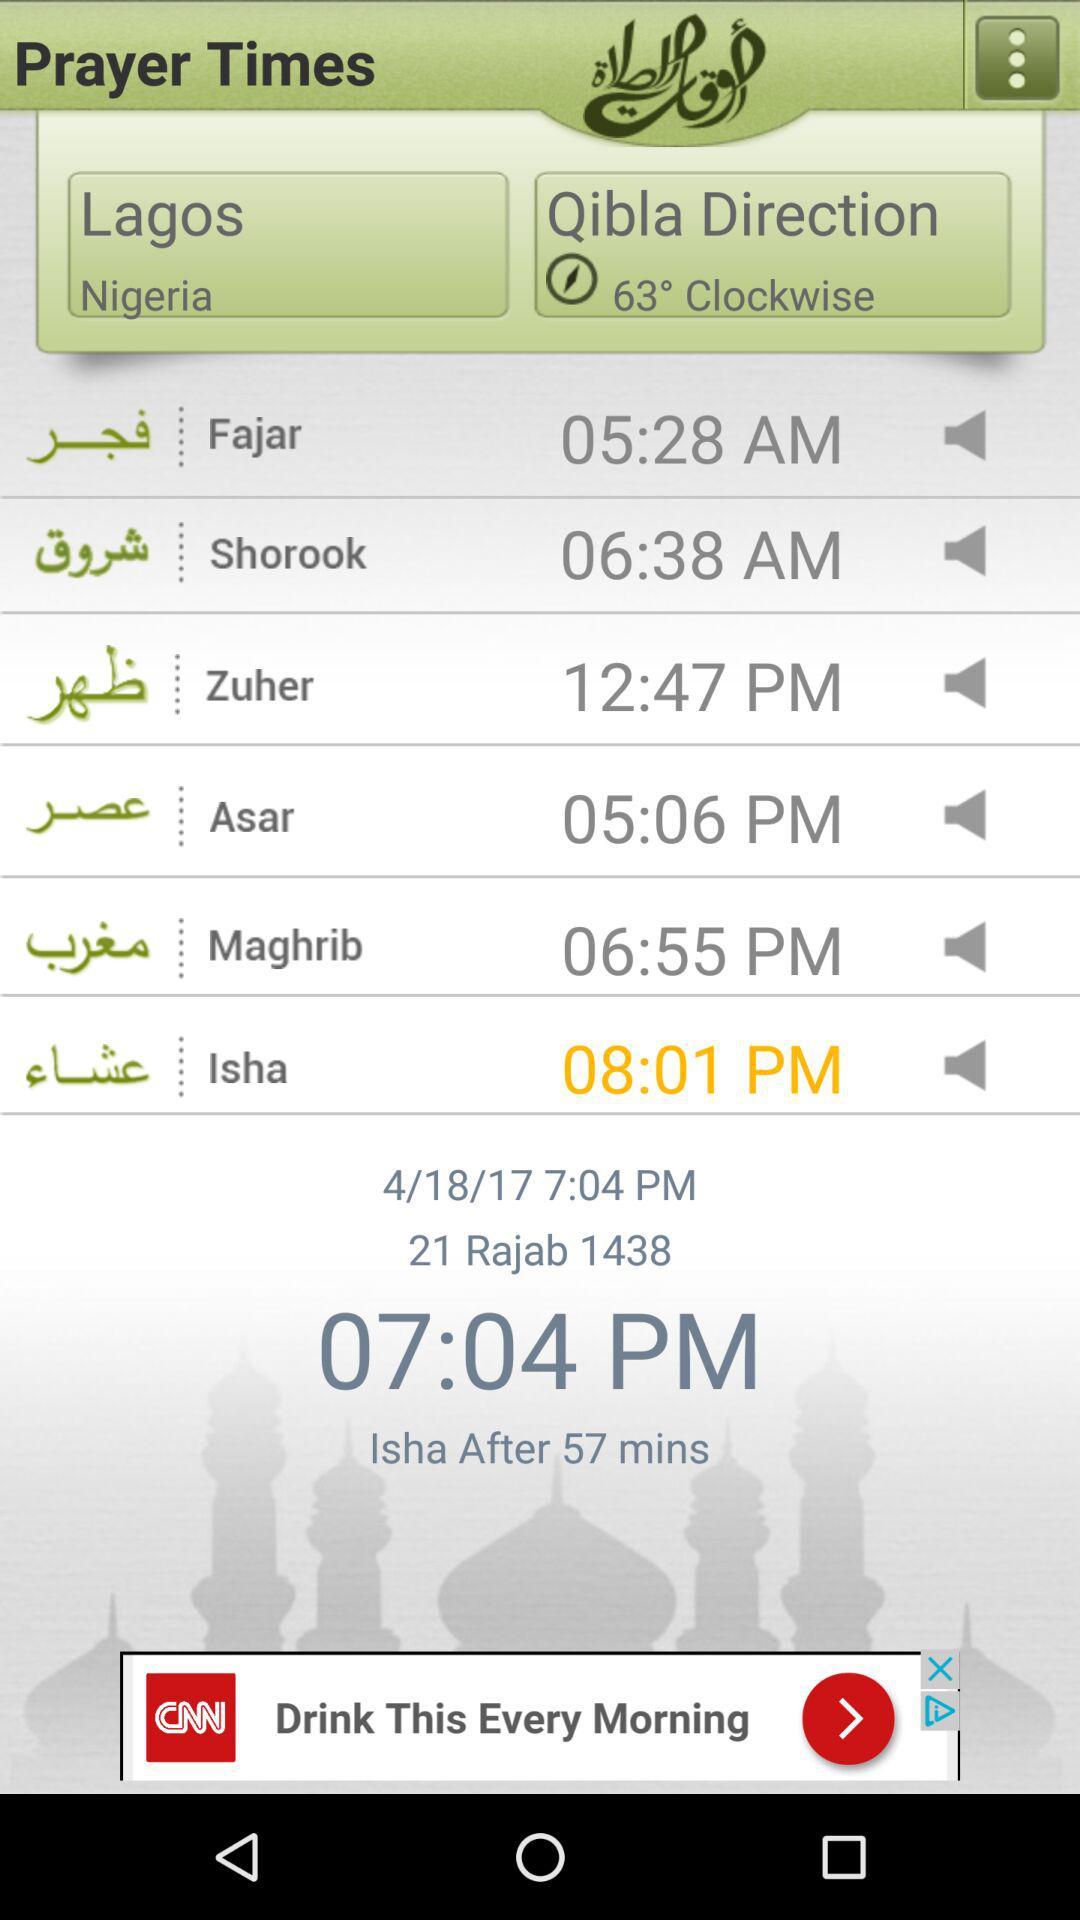 Image resolution: width=1080 pixels, height=1920 pixels. What do you see at coordinates (981, 436) in the screenshot?
I see `volume` at bounding box center [981, 436].